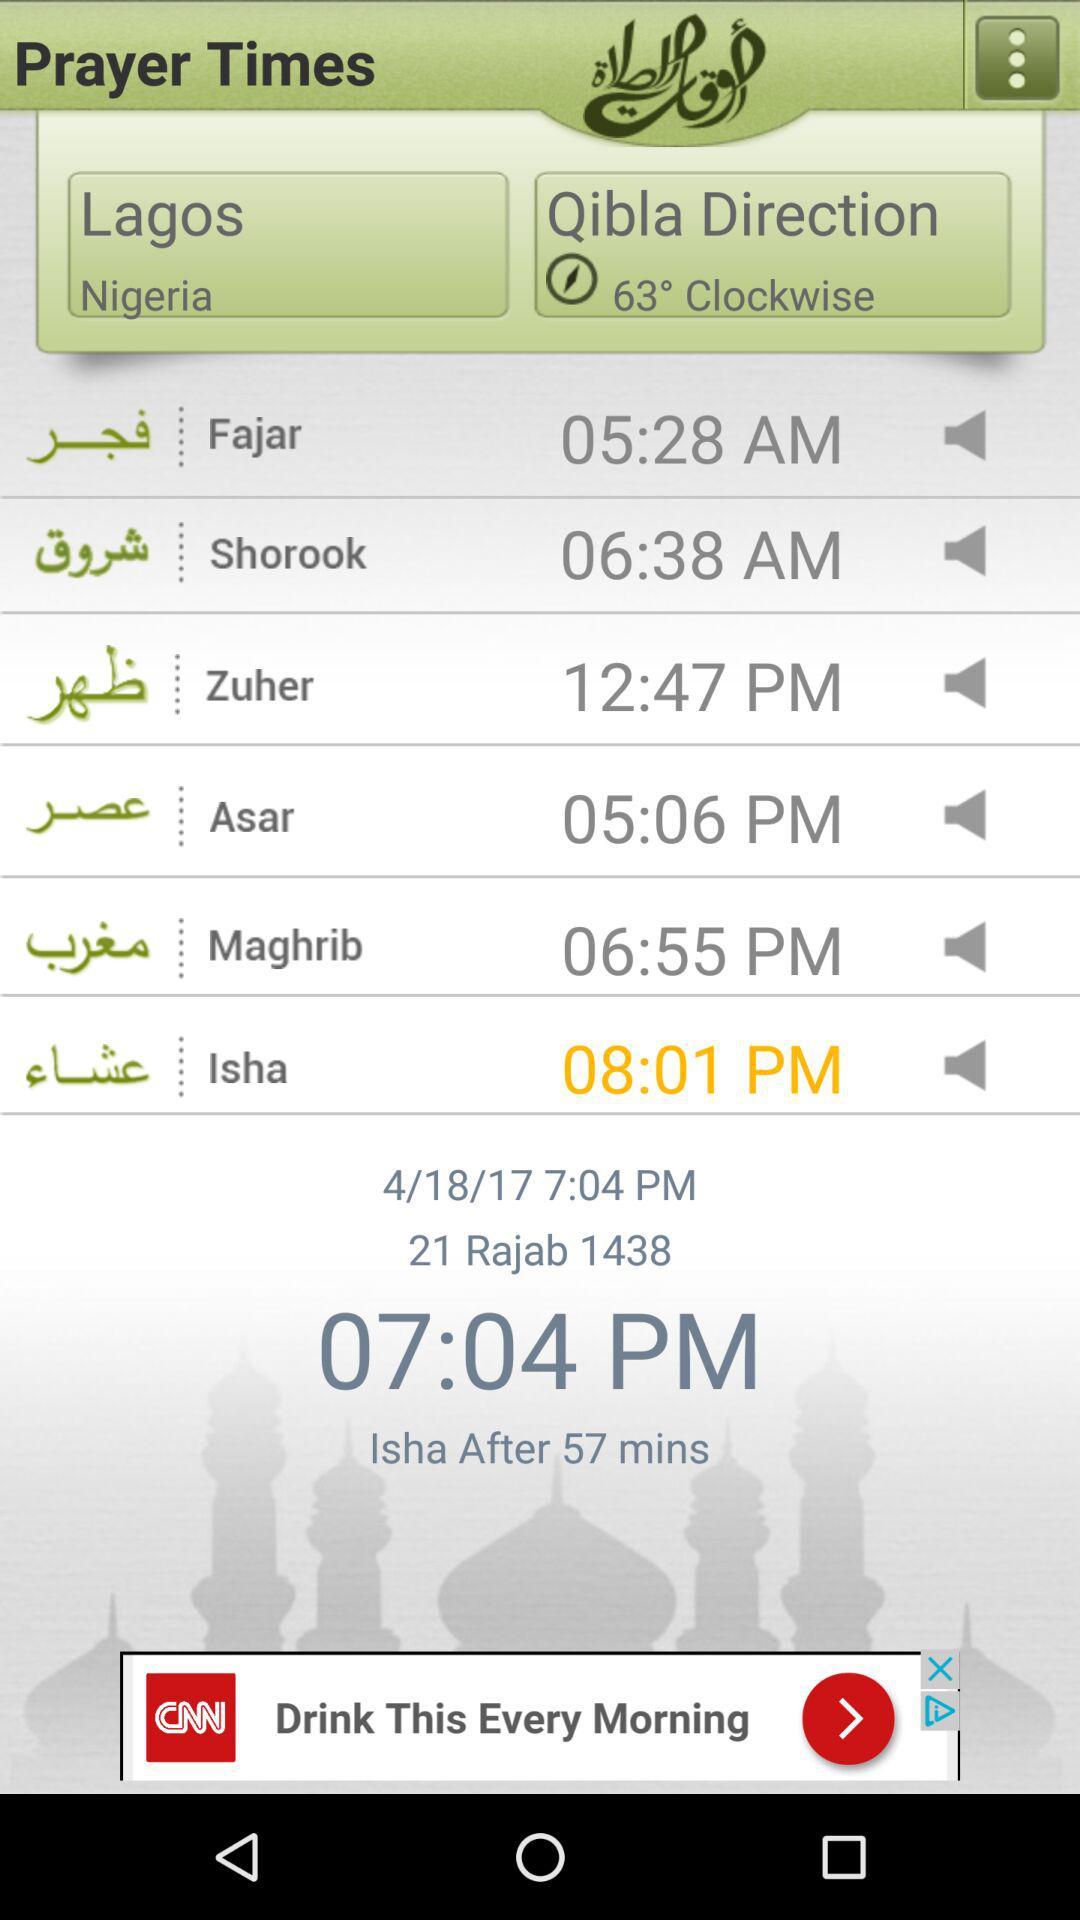 Image resolution: width=1080 pixels, height=1920 pixels. What do you see at coordinates (981, 436) in the screenshot?
I see `volume` at bounding box center [981, 436].